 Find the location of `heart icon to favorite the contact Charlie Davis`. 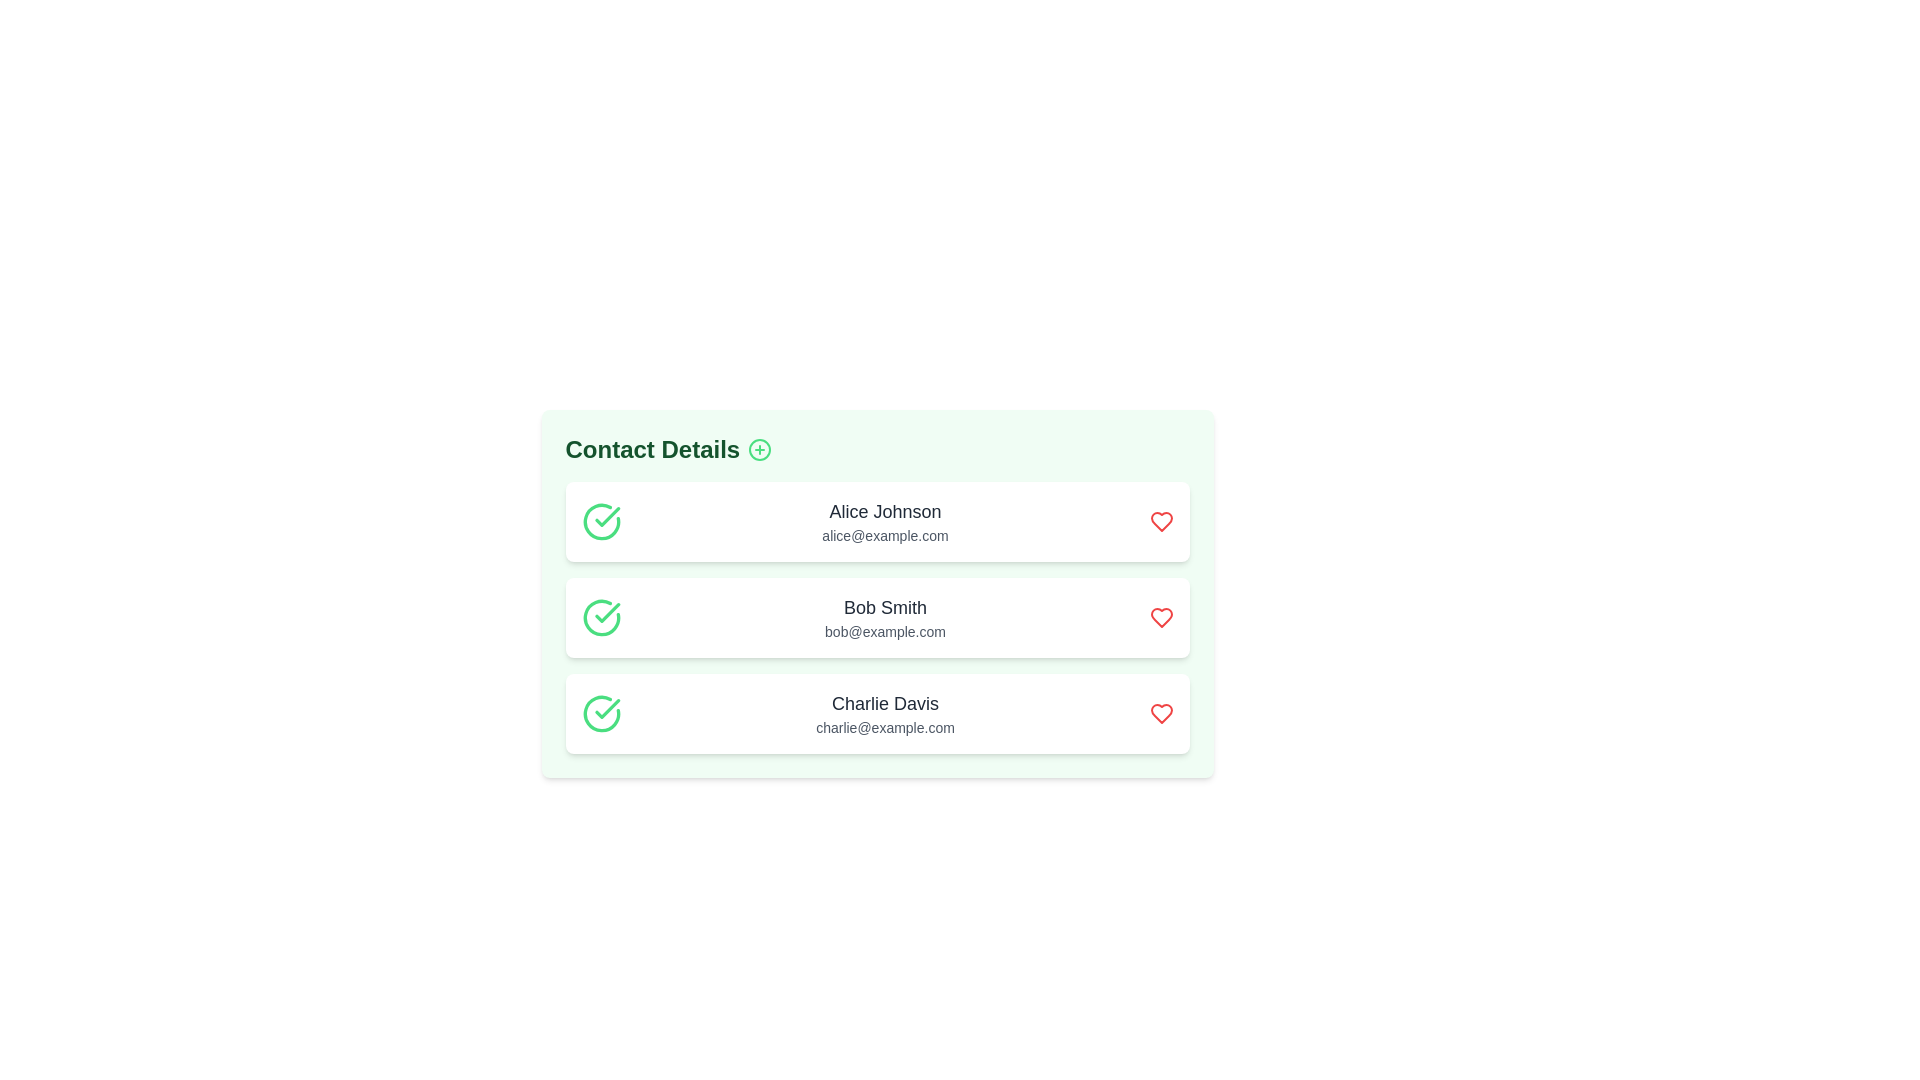

heart icon to favorite the contact Charlie Davis is located at coordinates (1161, 712).